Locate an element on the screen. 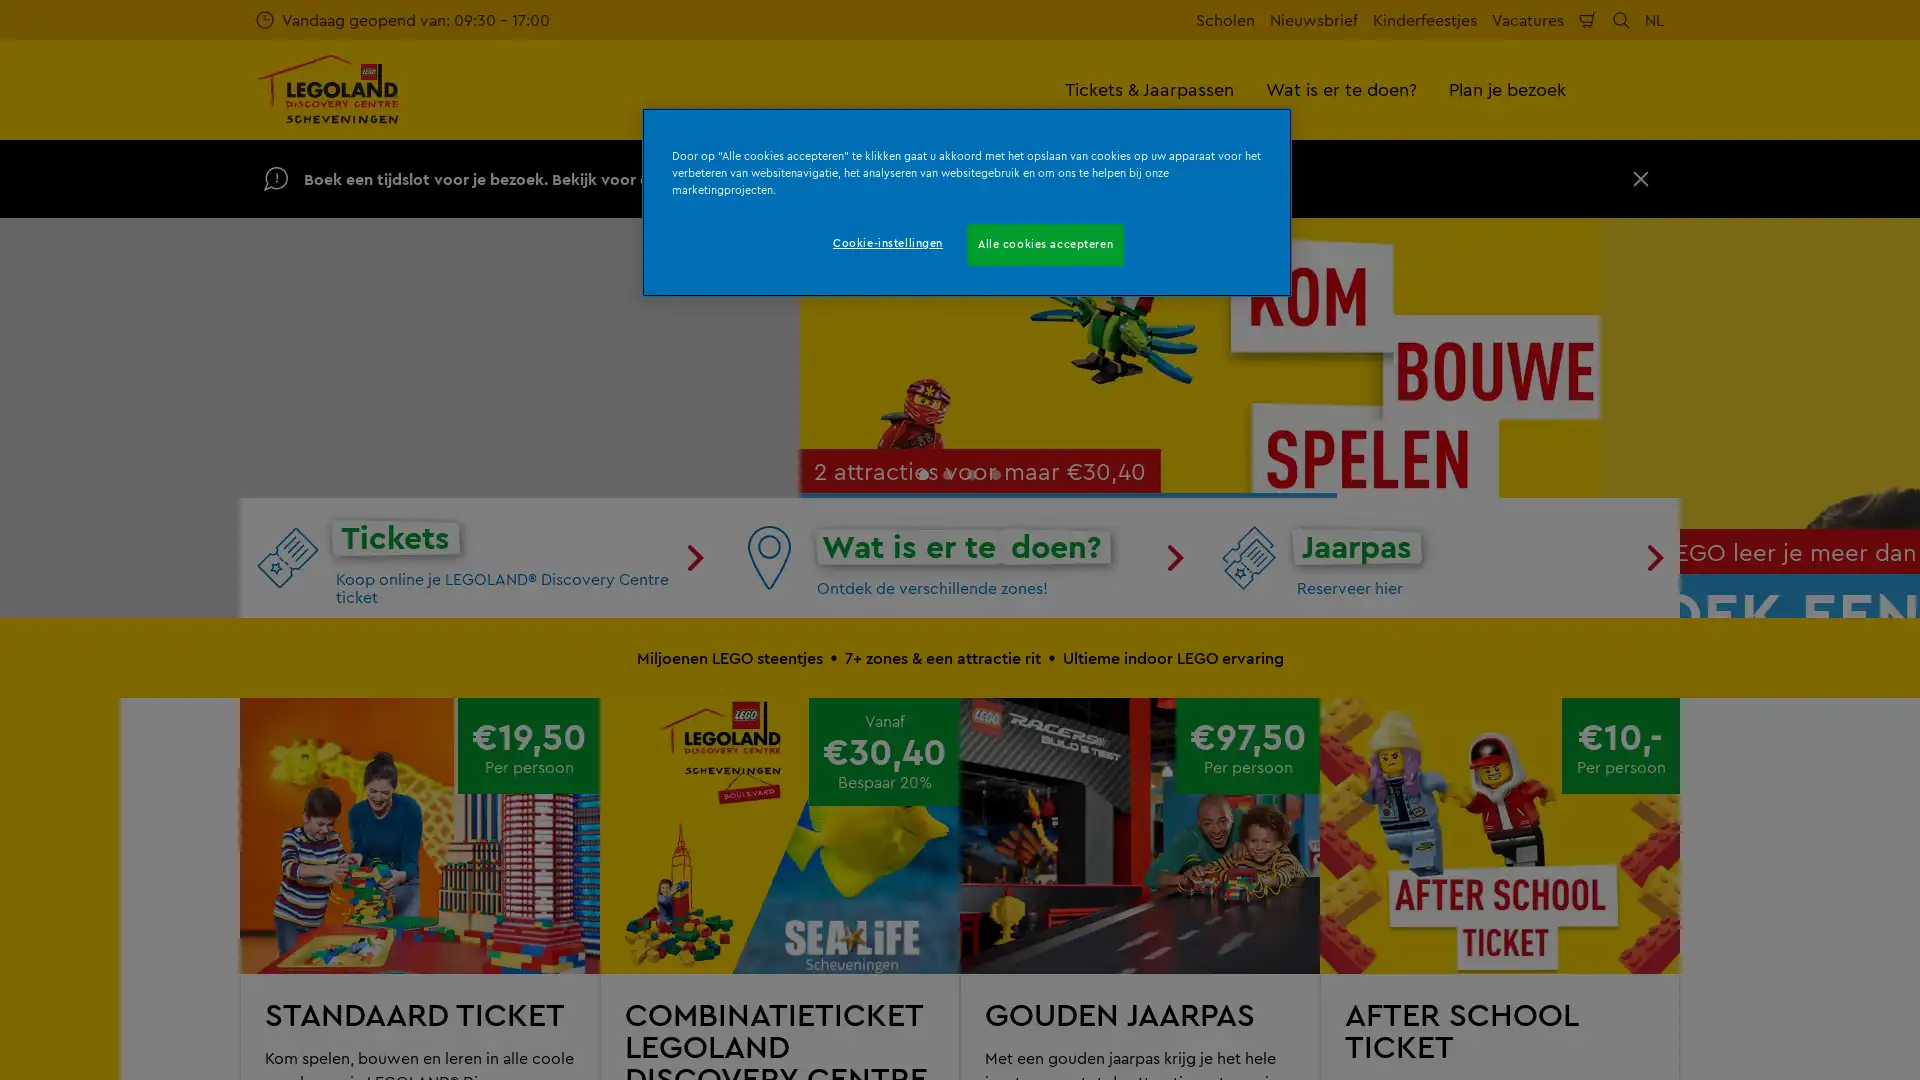  NL Talen is located at coordinates (1654, 19).